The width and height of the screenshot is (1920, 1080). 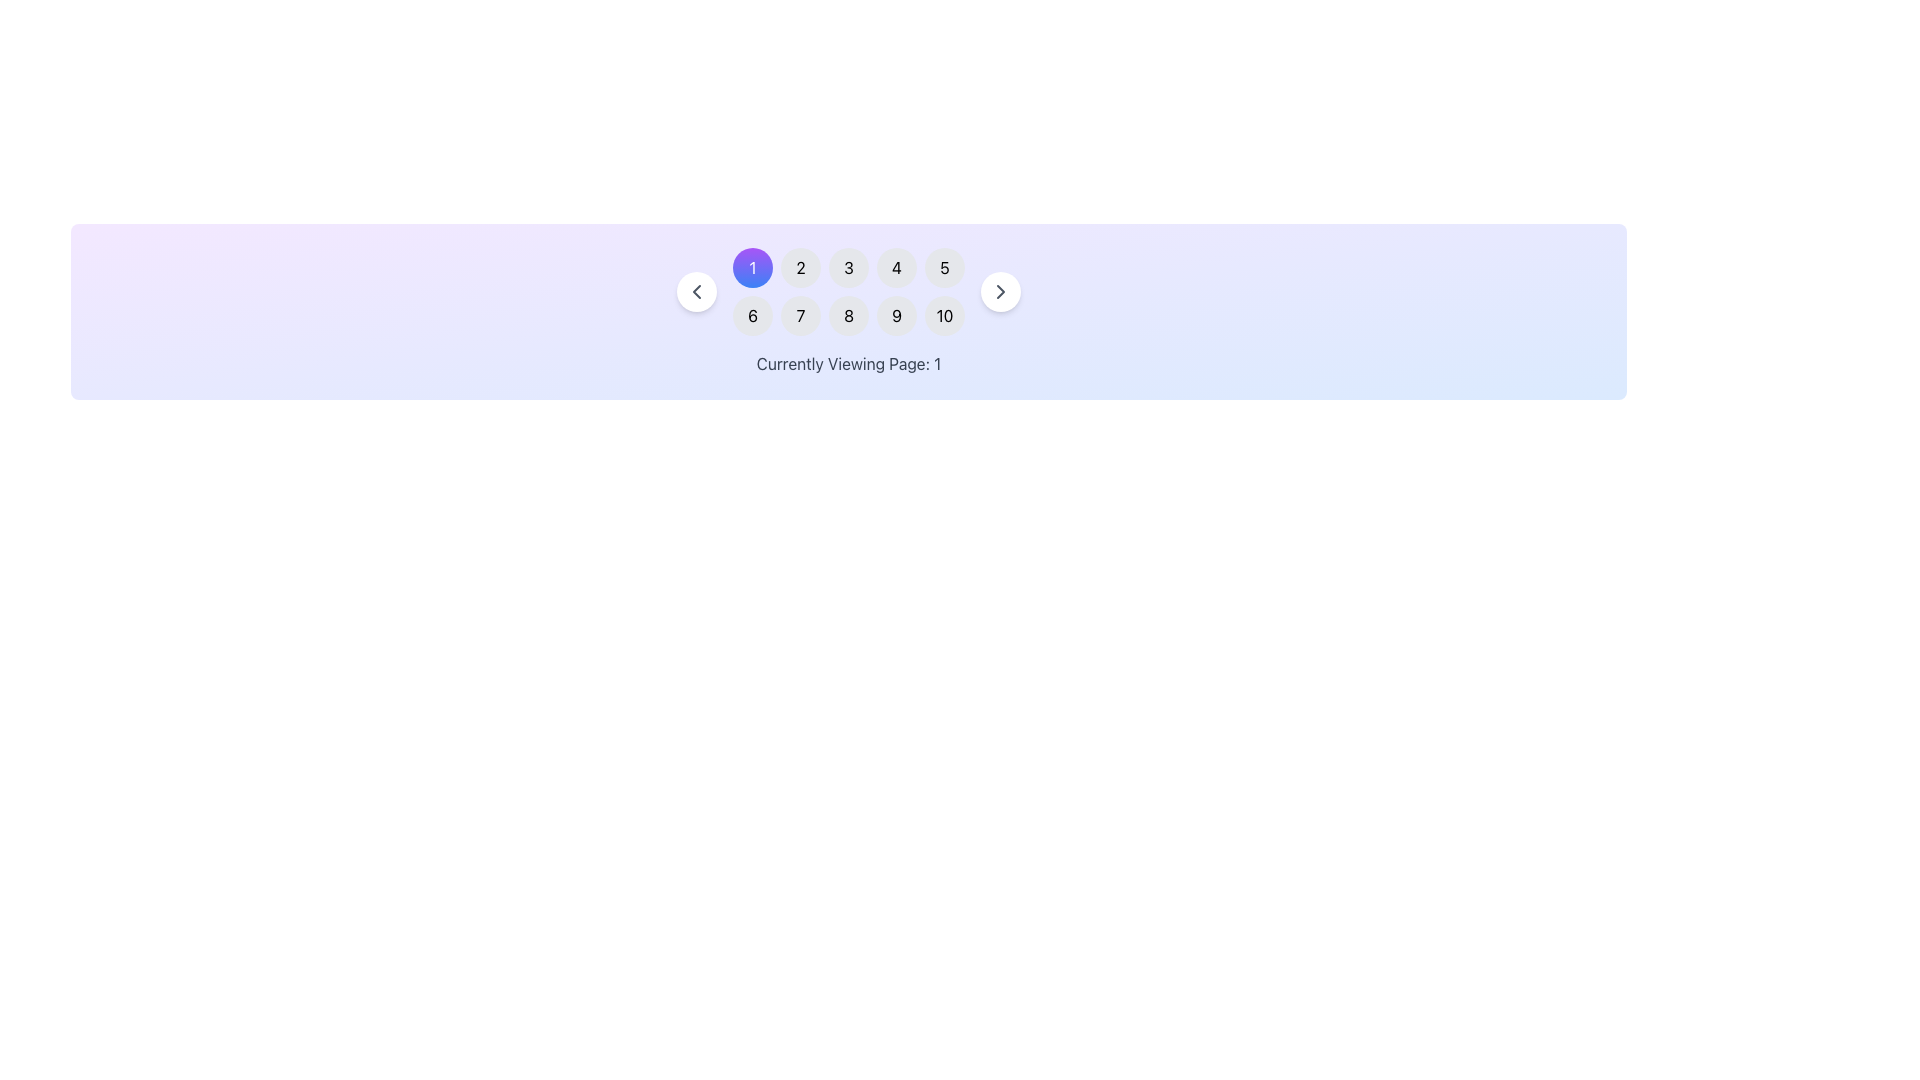 What do you see at coordinates (896, 315) in the screenshot?
I see `the circular button with a light gray background and the number '9' centered in black text, located in the bottom-right corner of the grid` at bounding box center [896, 315].